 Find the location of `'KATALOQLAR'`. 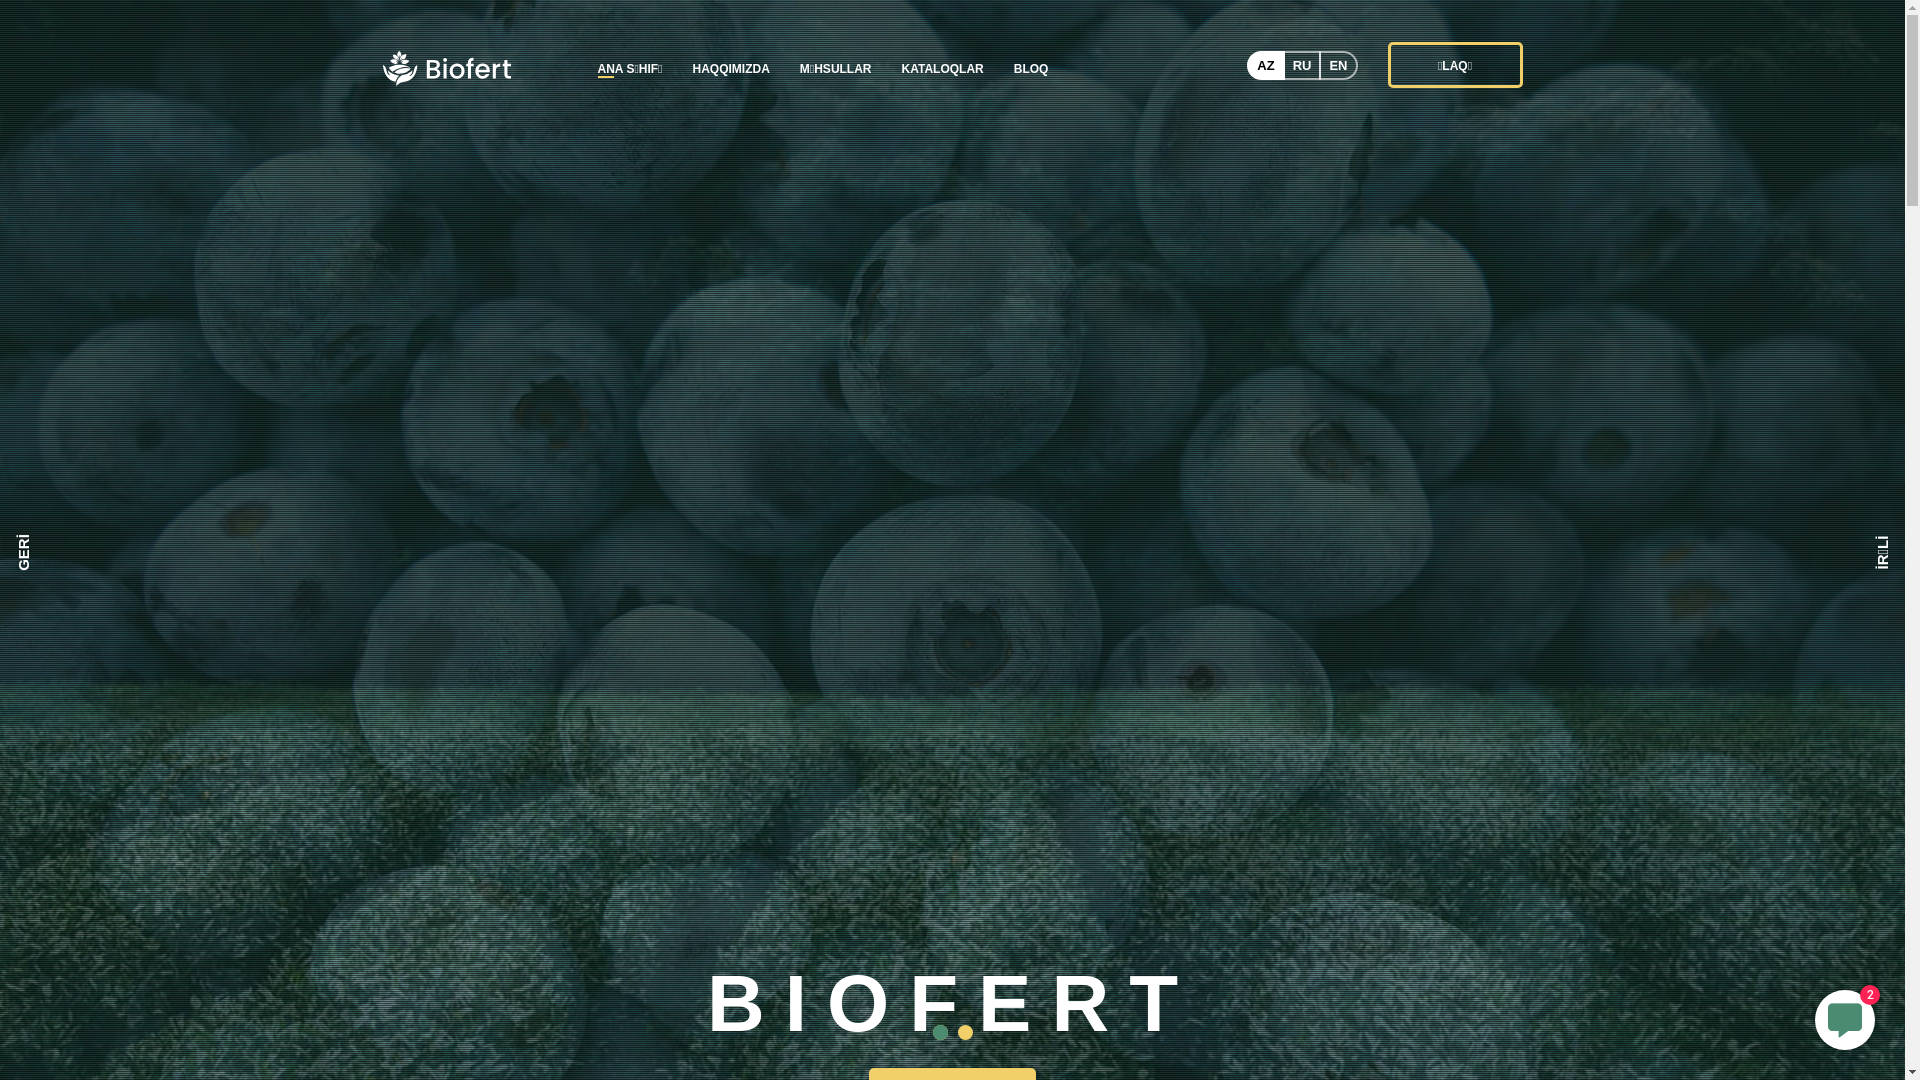

'KATALOQLAR' is located at coordinates (941, 68).